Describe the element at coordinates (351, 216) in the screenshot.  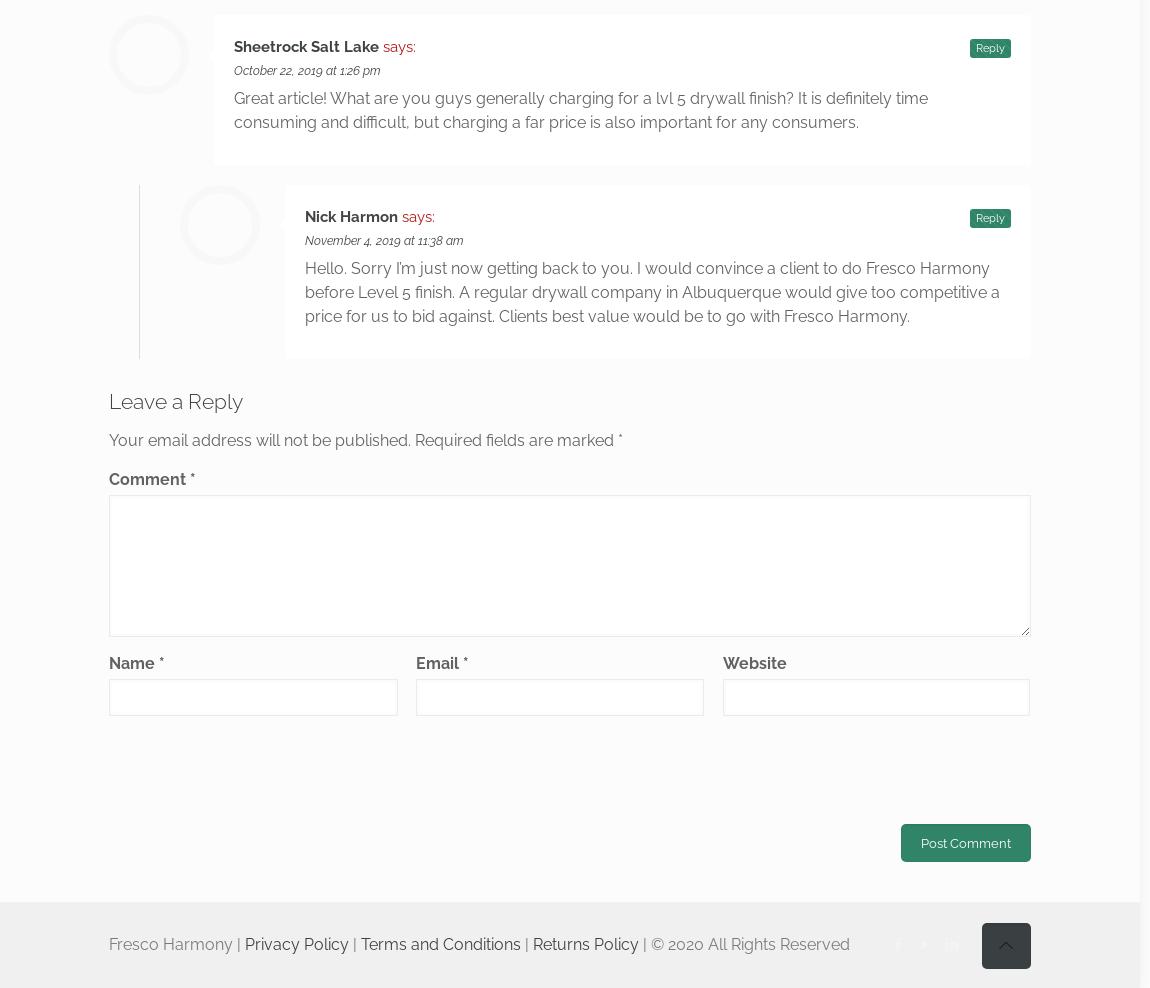
I see `'Nick Harmon'` at that location.